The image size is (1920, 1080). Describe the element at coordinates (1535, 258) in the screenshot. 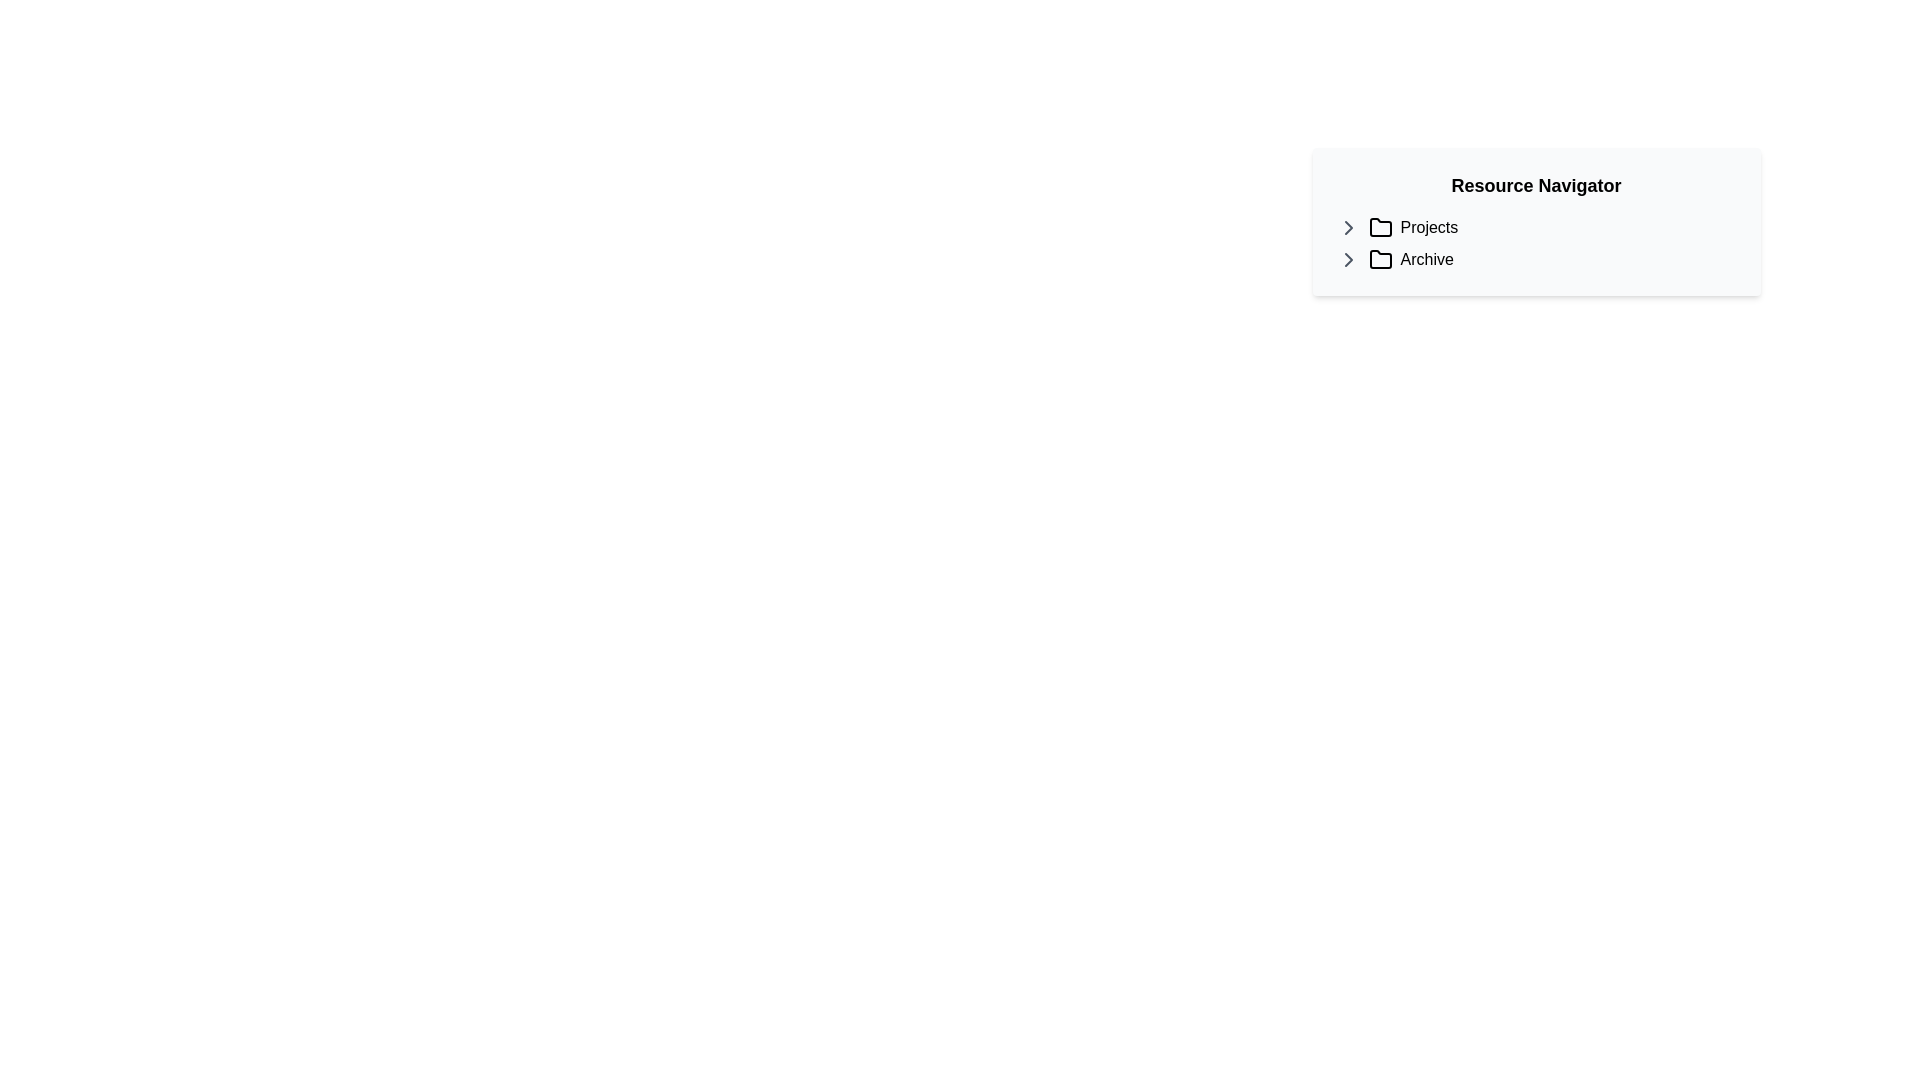

I see `the 'Archive' navigation entry, which is the second item in the 'Resource Navigator' list` at that location.